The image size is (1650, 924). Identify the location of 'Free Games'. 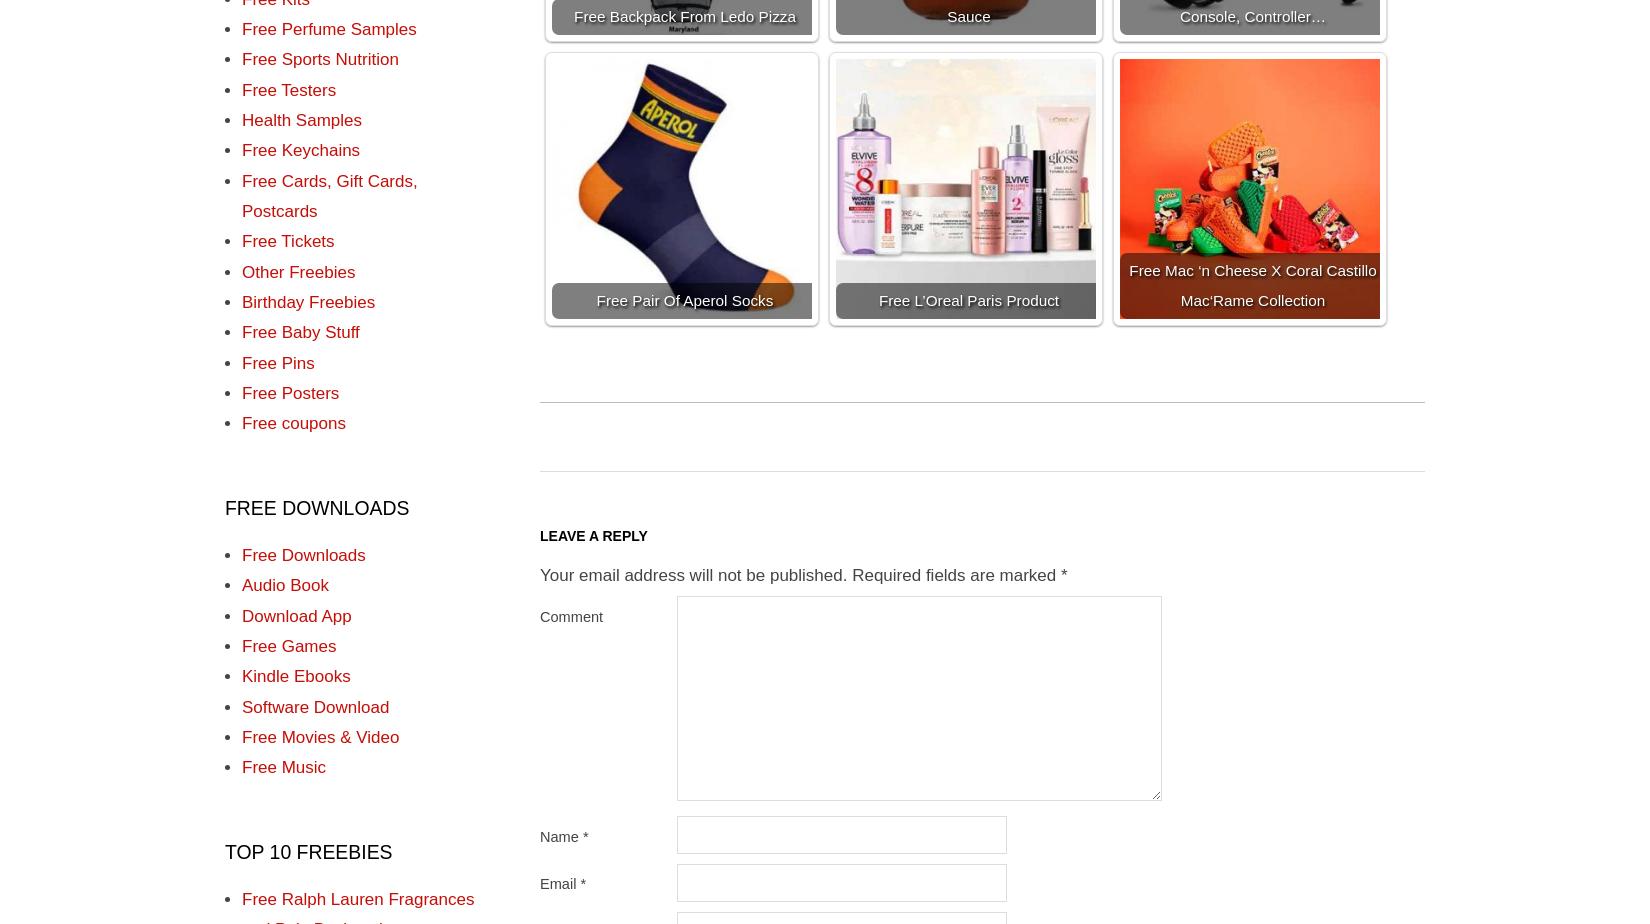
(242, 645).